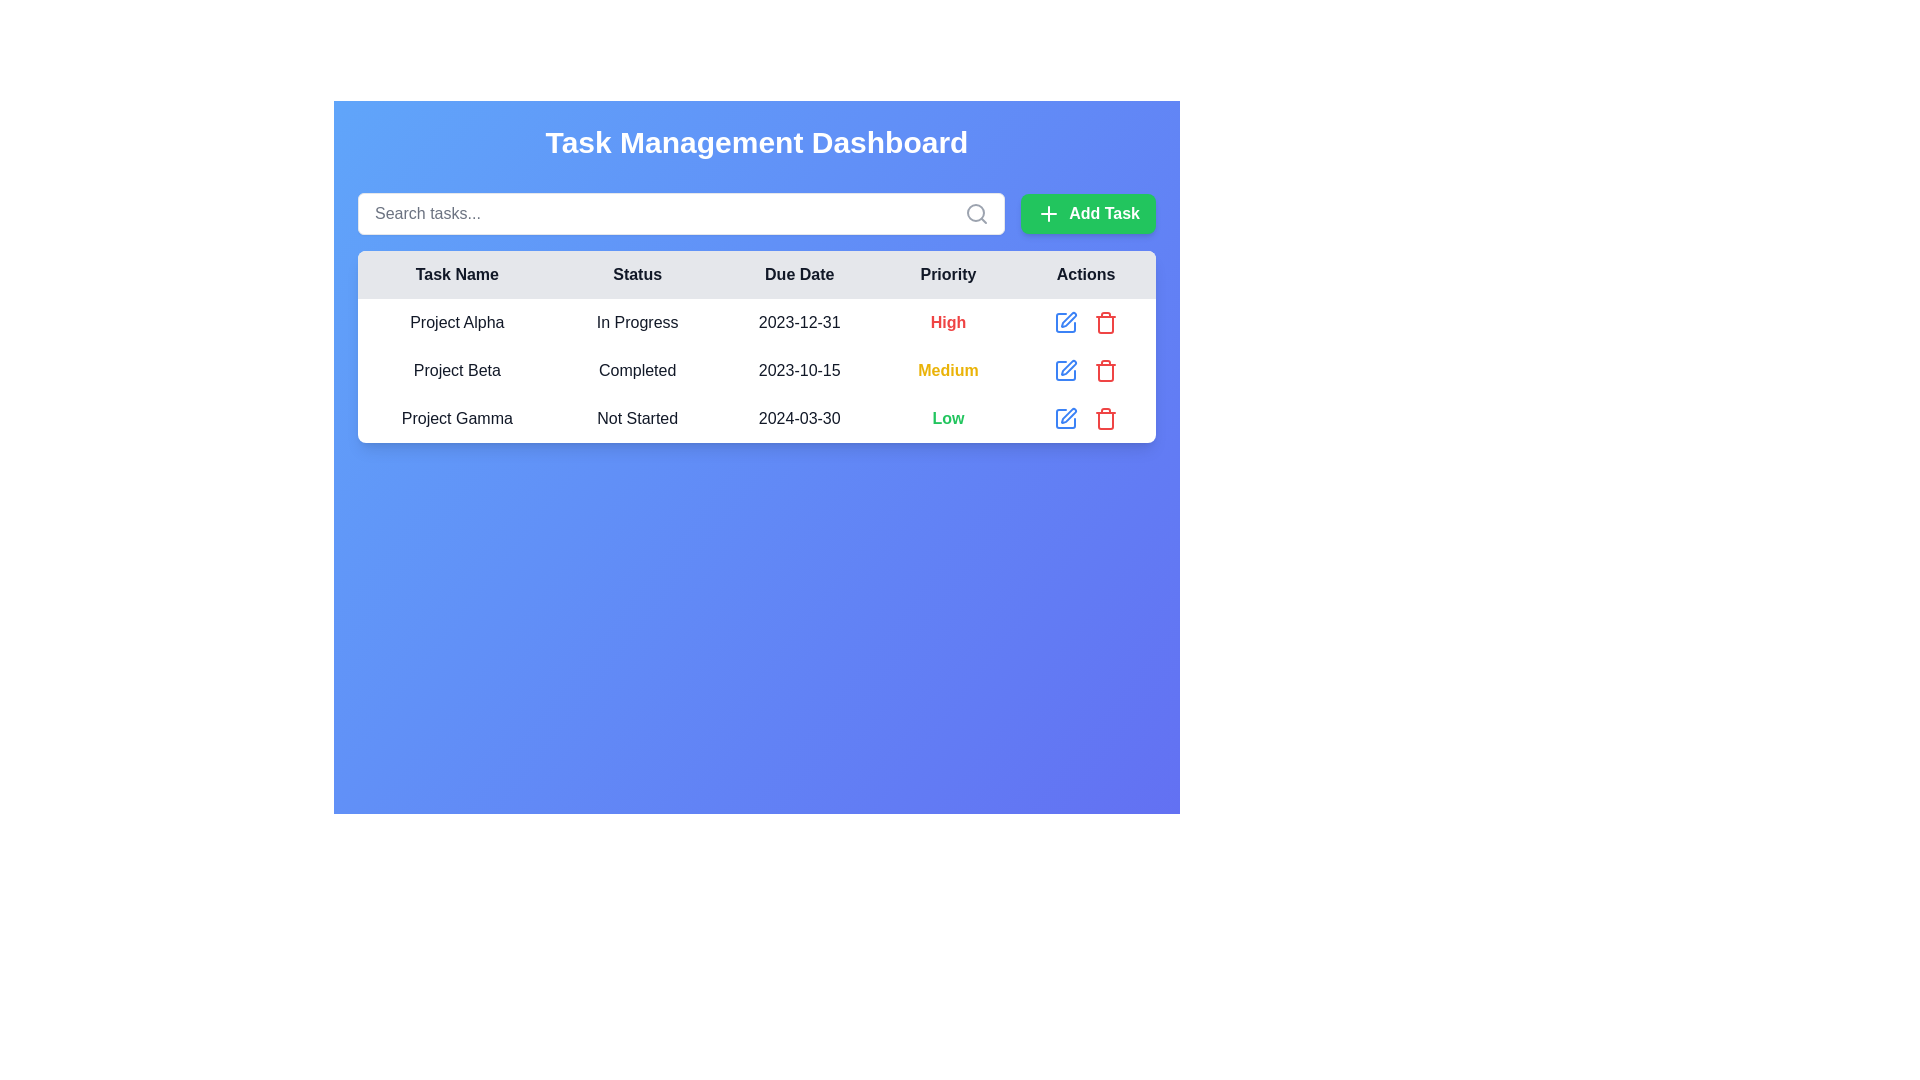 The image size is (1920, 1080). I want to click on the plus icon located on the left side of the 'Add Task' button, so click(1048, 213).